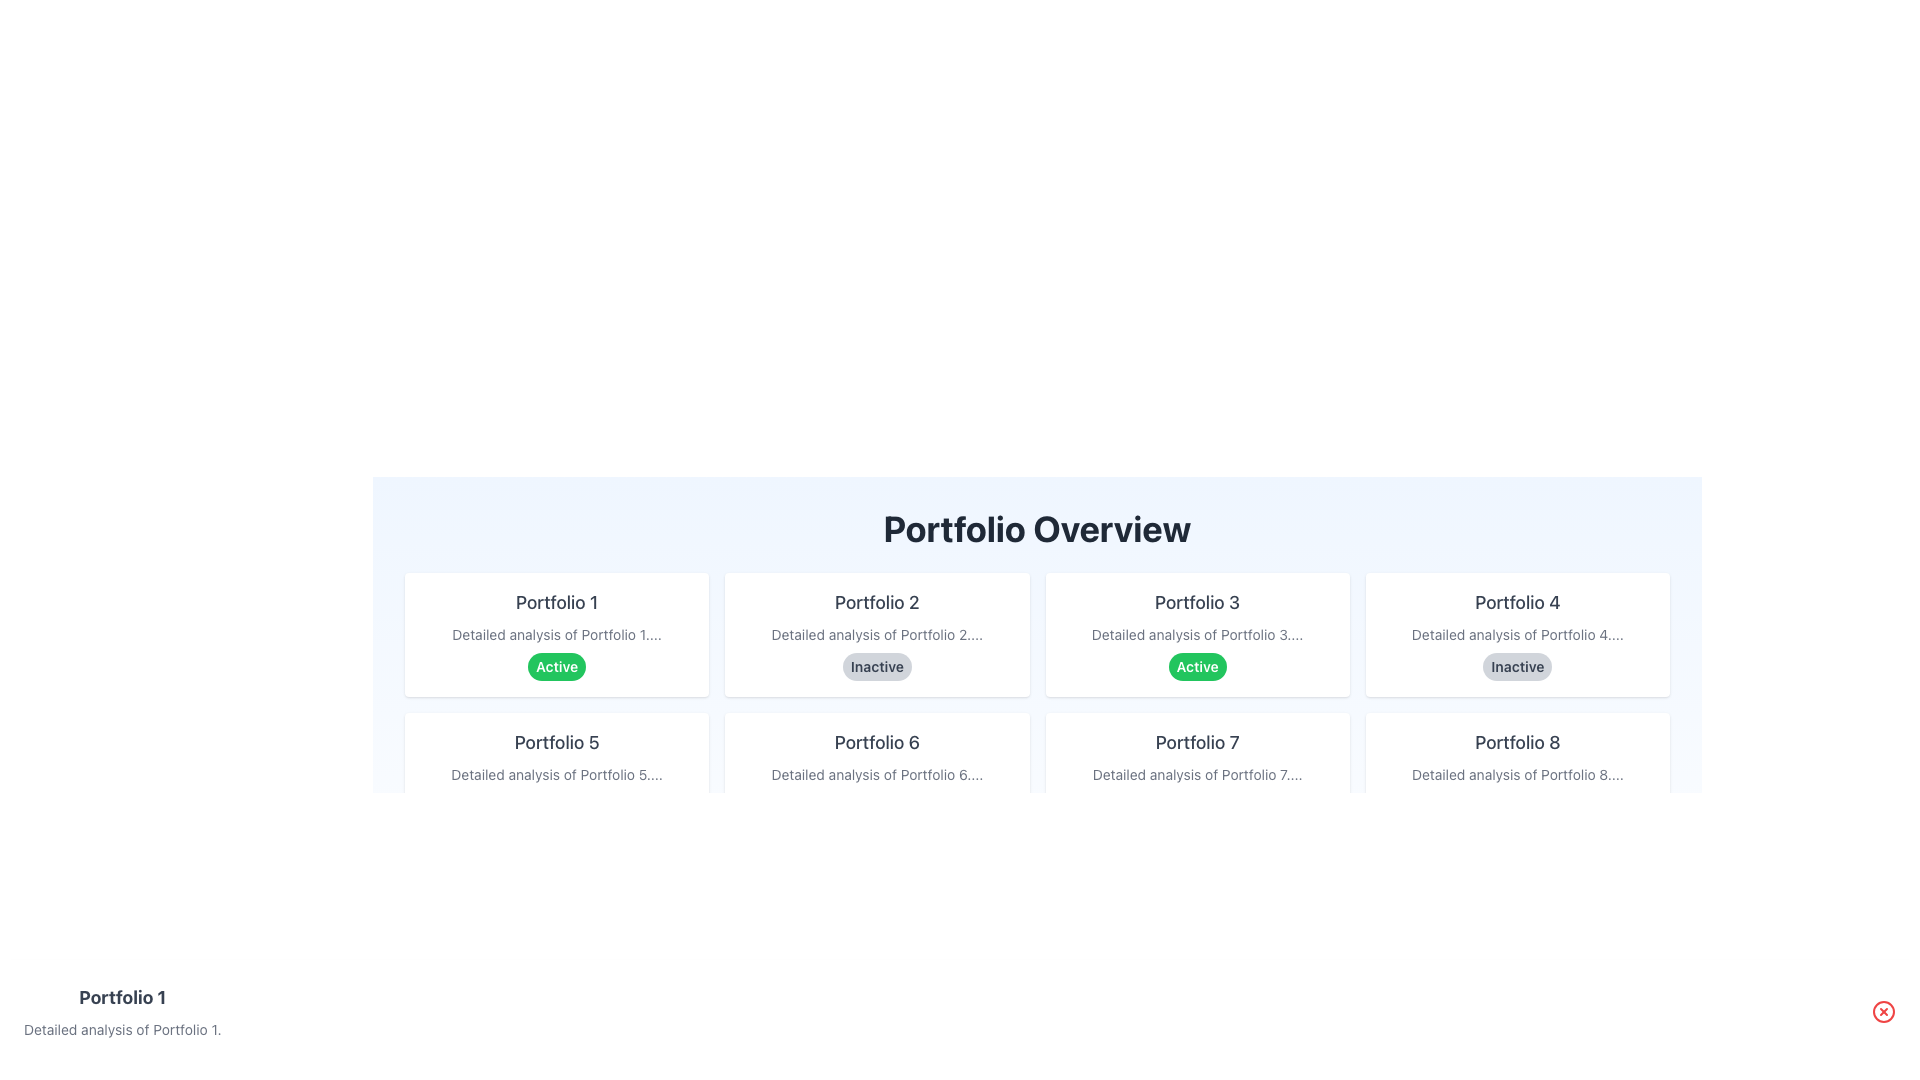 This screenshot has height=1080, width=1920. What do you see at coordinates (877, 635) in the screenshot?
I see `the Text Label element that displays 'Detailed analysis of Portfolio 2....', located beneath 'Portfolio 2' and above the 'Inactive' badge within the second column of the grid layout` at bounding box center [877, 635].